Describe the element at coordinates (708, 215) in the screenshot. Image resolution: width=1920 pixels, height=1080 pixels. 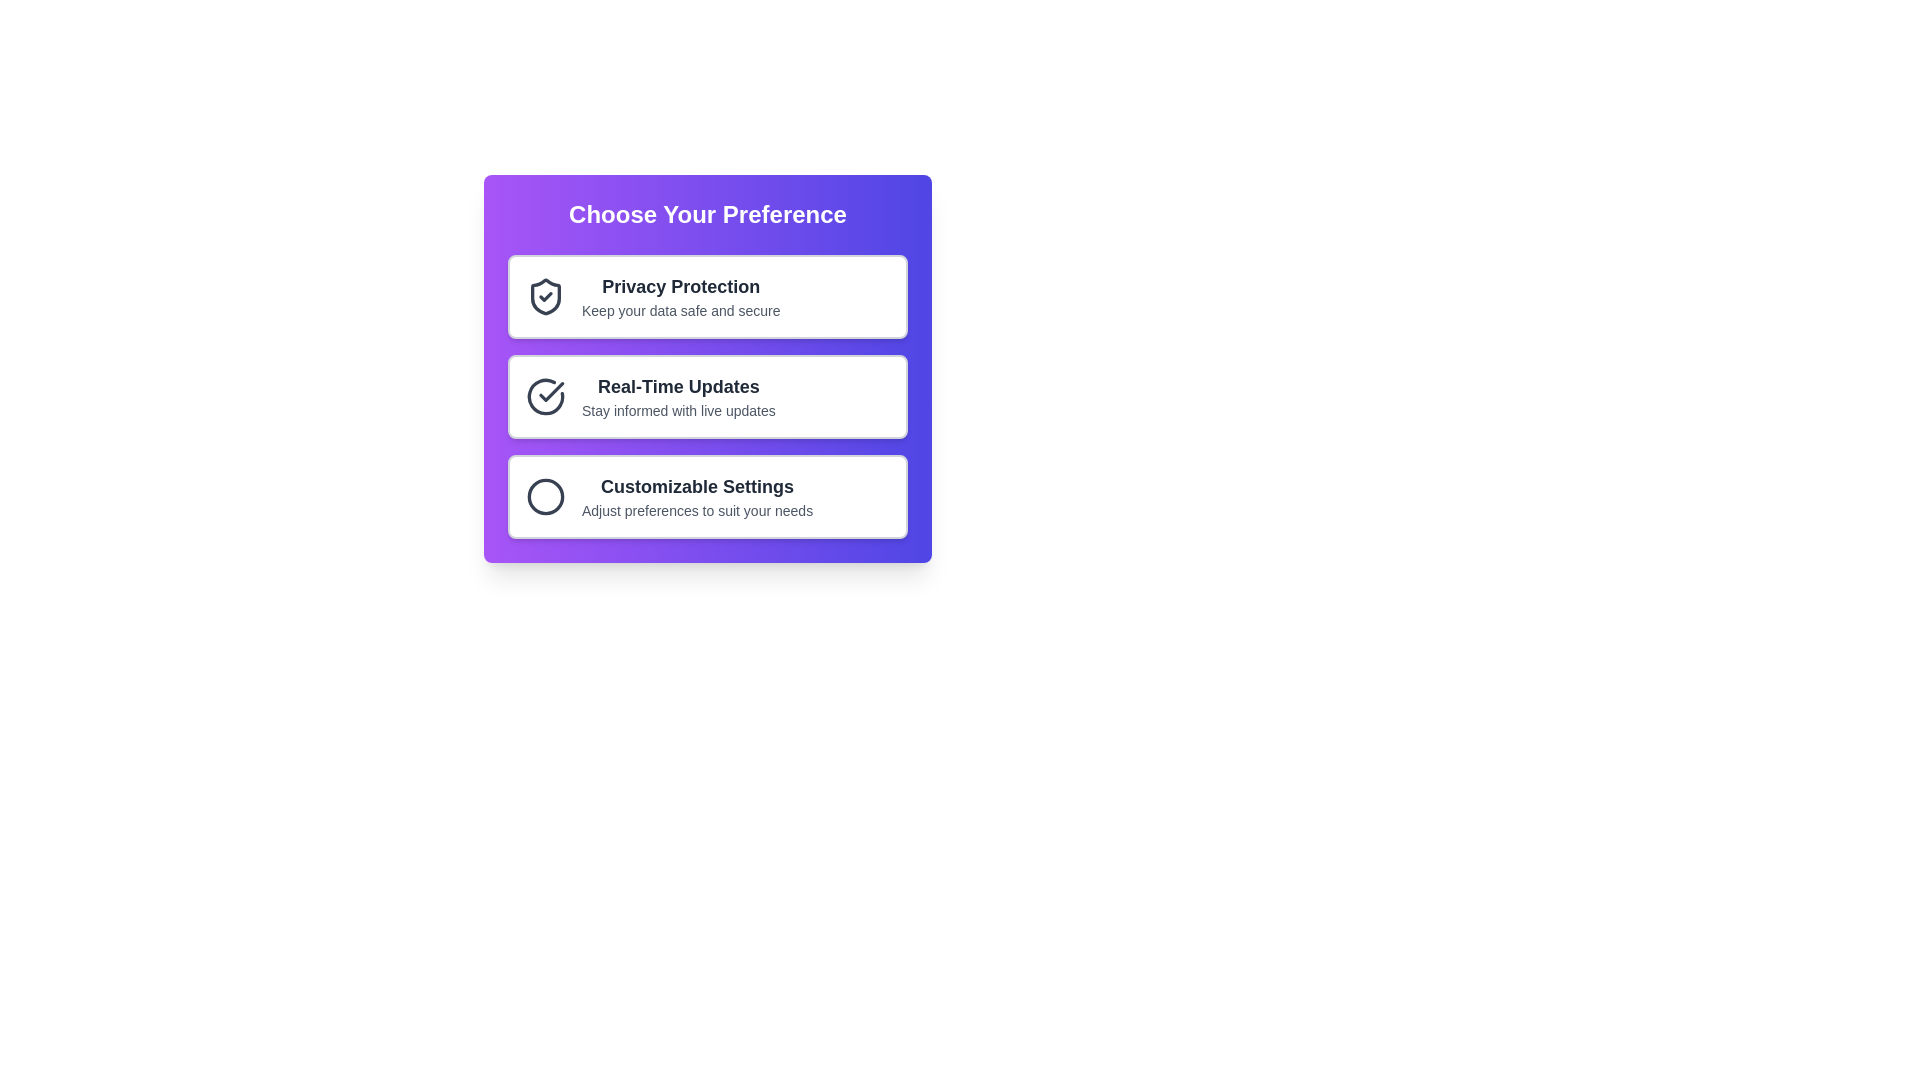
I see `text of the heading located at the top center of the purple gradient box, which serves as a title for the section below` at that location.